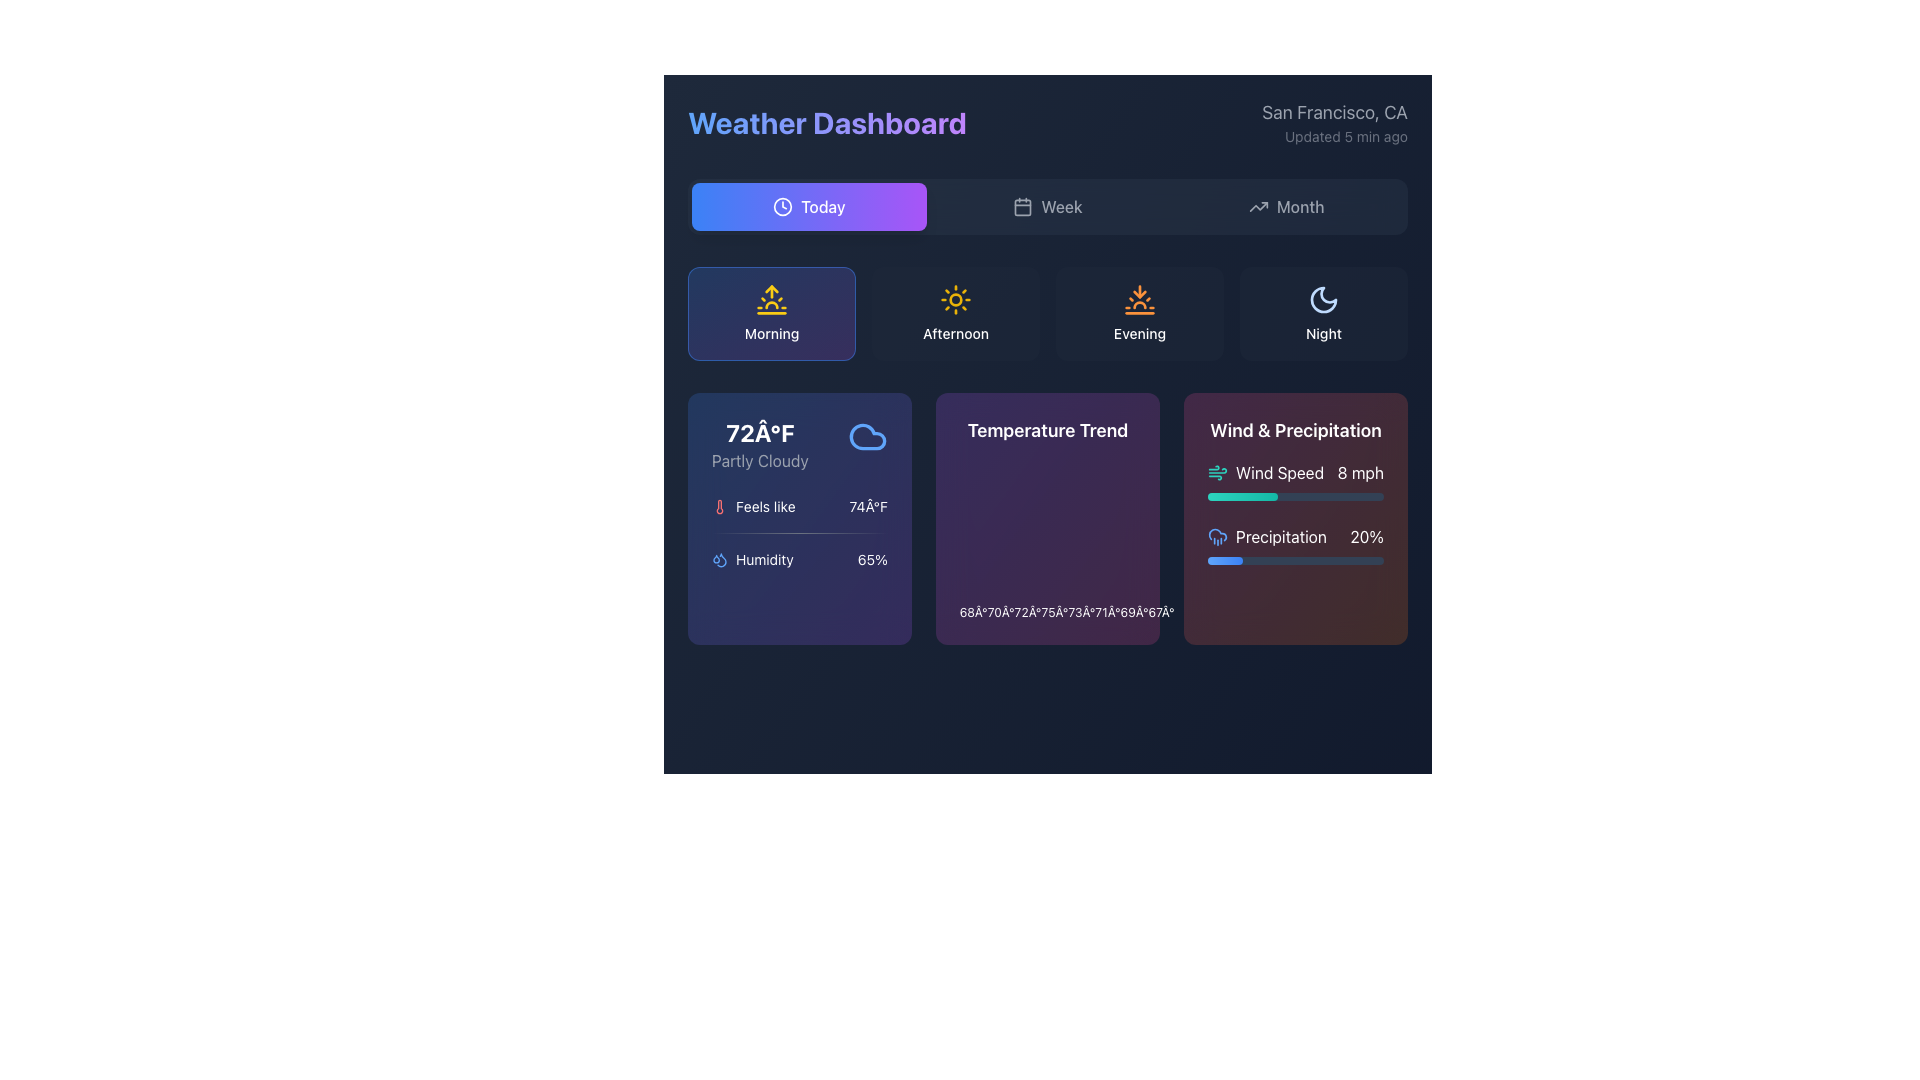  I want to click on the weather metrics display in the lower-right corner of the 'Wind & Precipitation' card, so click(1296, 512).